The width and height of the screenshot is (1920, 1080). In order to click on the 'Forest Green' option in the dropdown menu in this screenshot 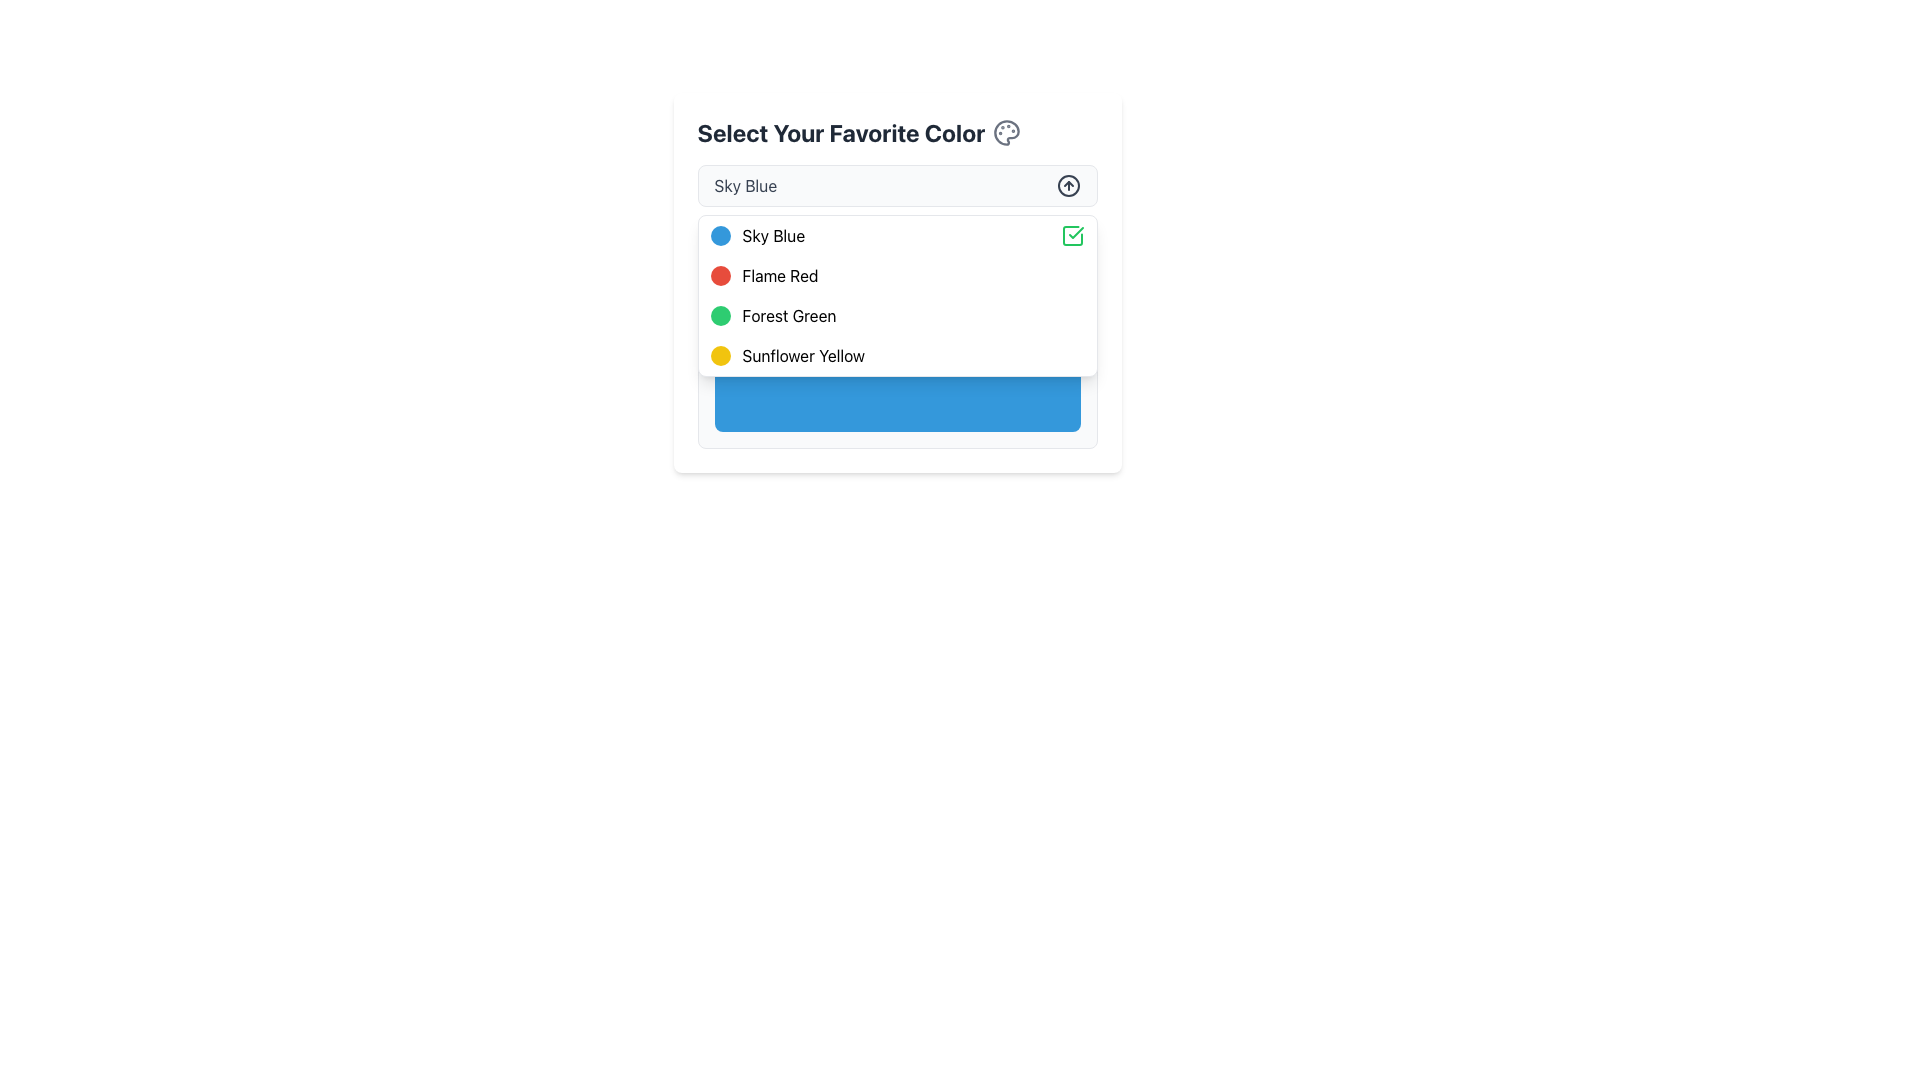, I will do `click(788, 315)`.